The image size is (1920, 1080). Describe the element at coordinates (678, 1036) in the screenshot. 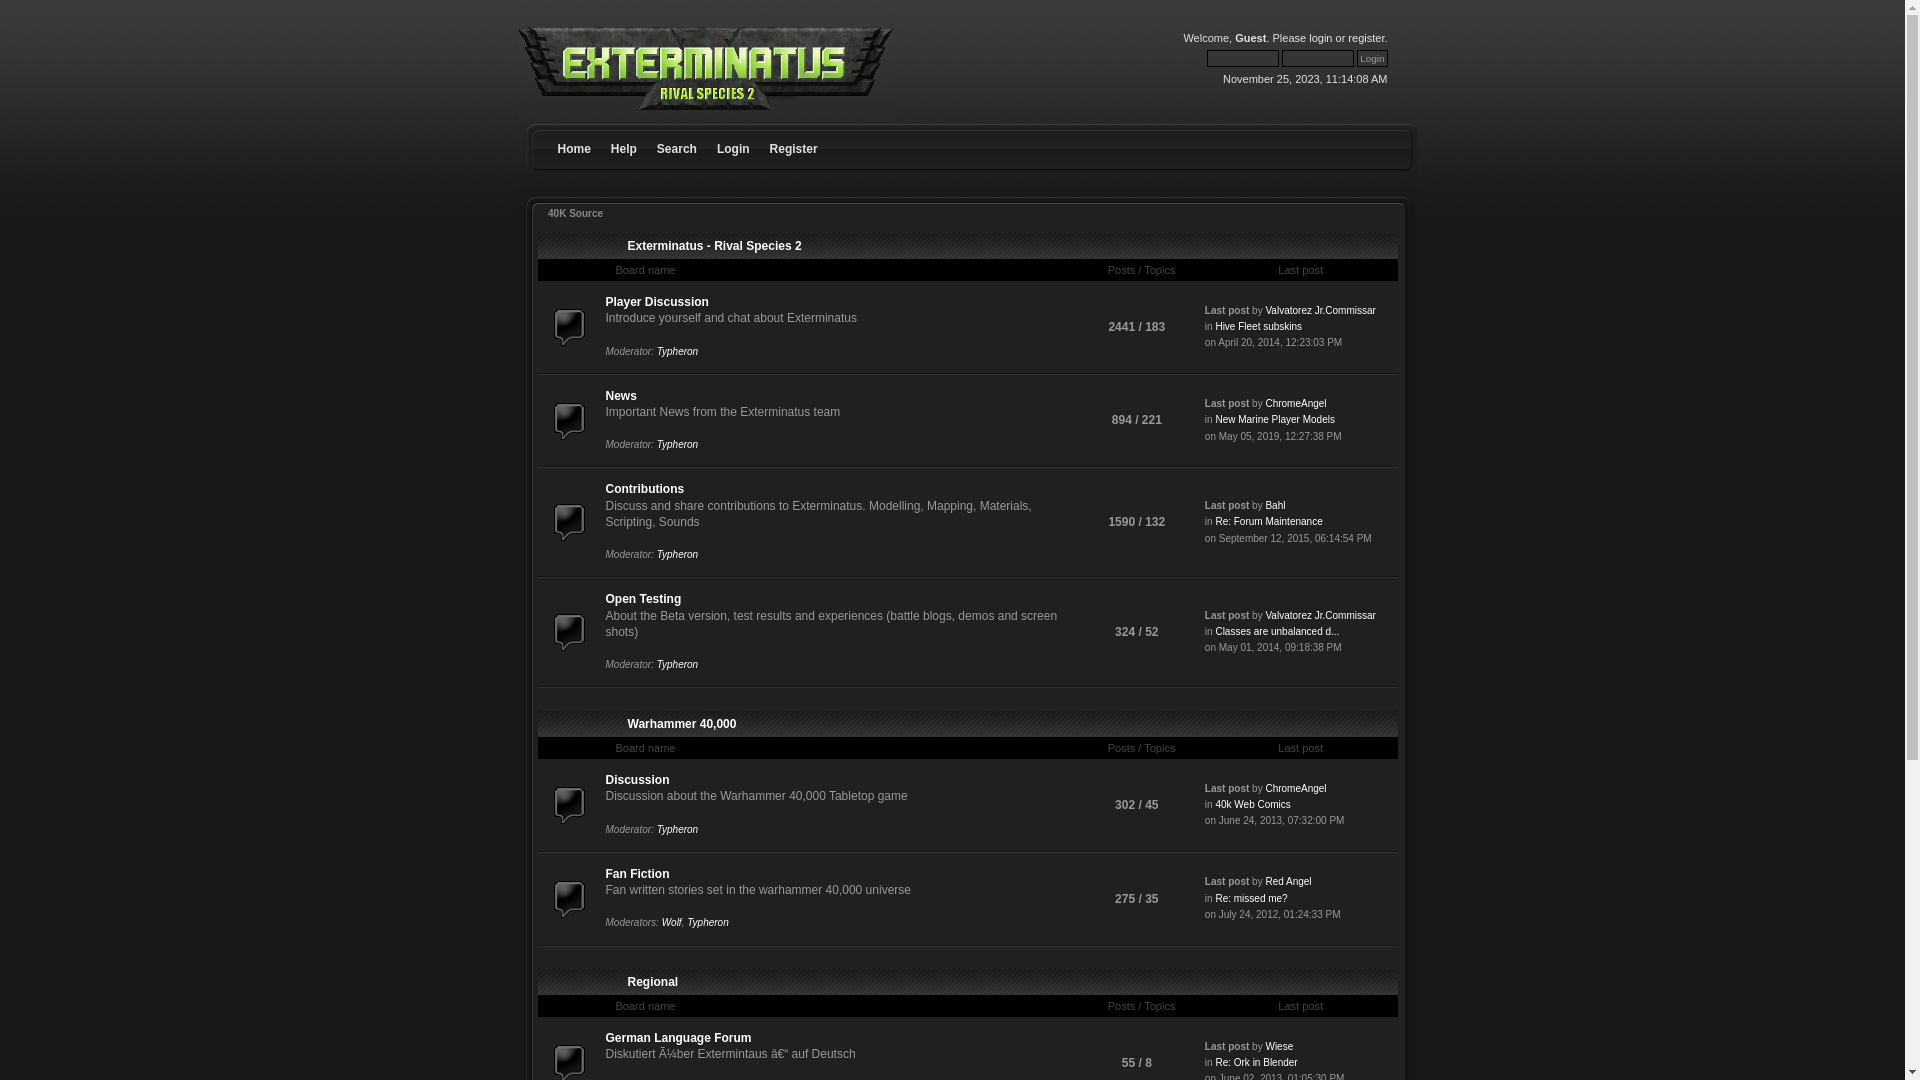

I see `'German Language Forum'` at that location.